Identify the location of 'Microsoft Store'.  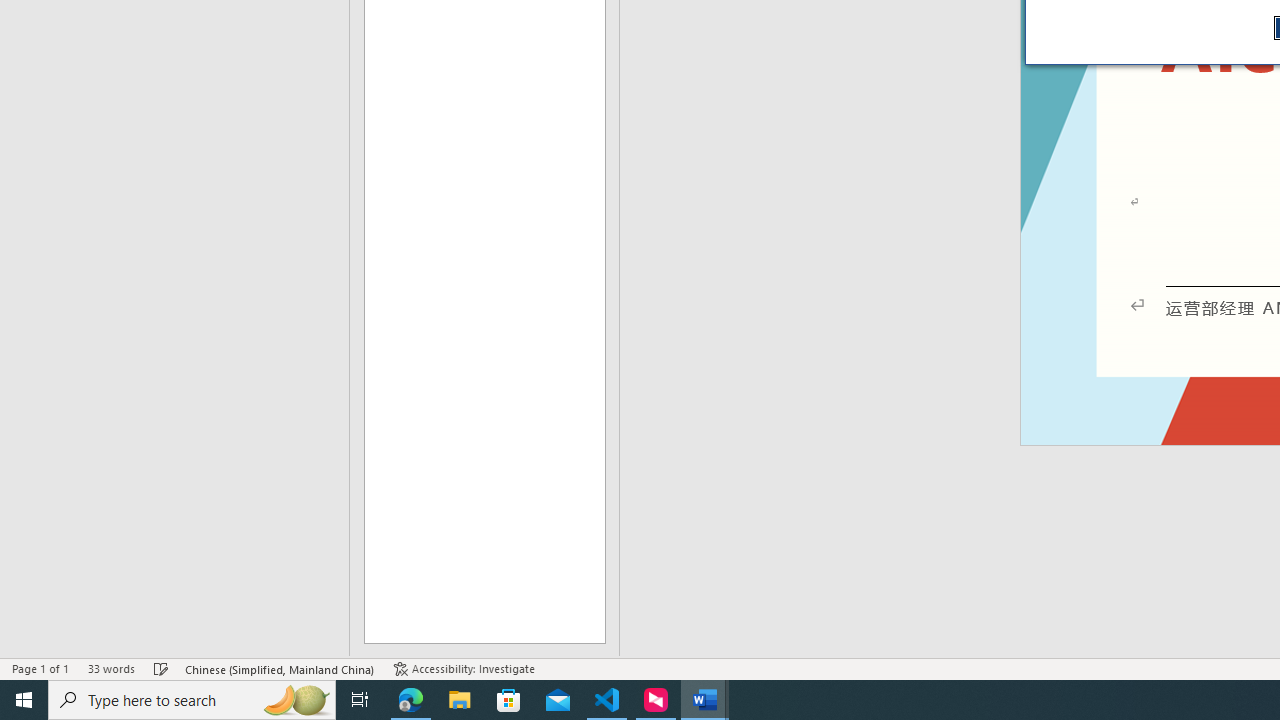
(509, 698).